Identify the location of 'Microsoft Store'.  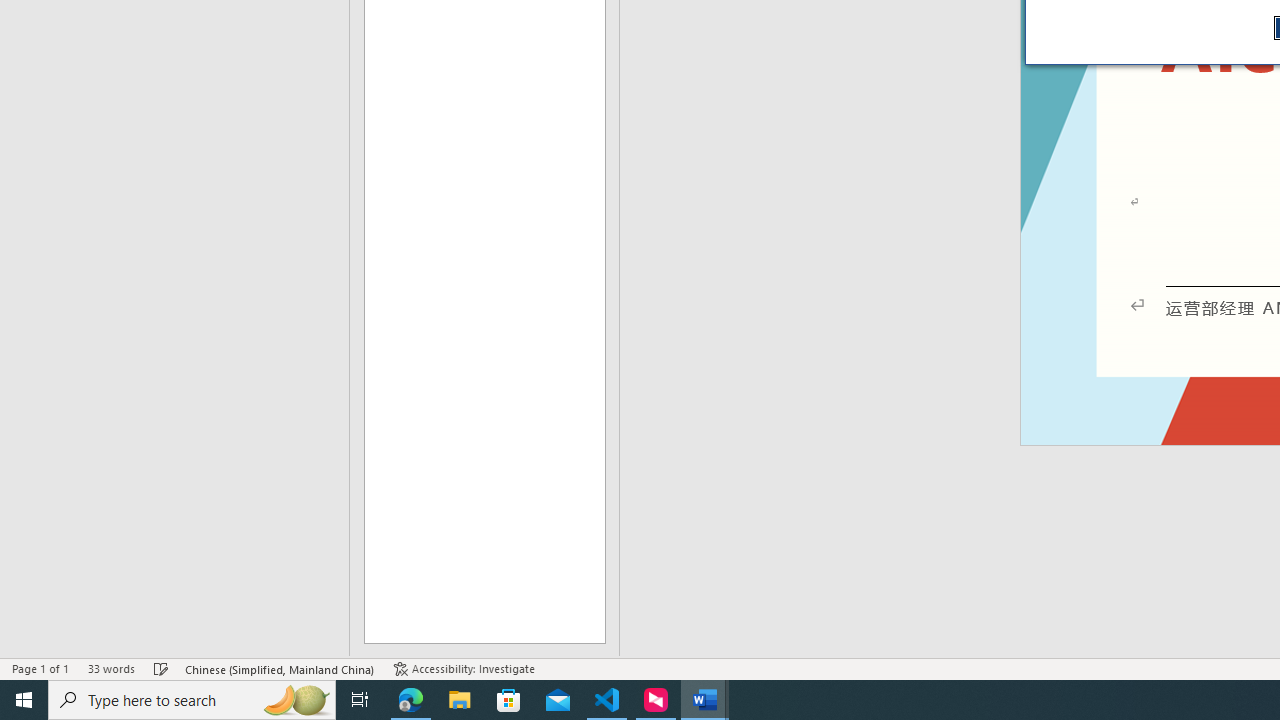
(509, 698).